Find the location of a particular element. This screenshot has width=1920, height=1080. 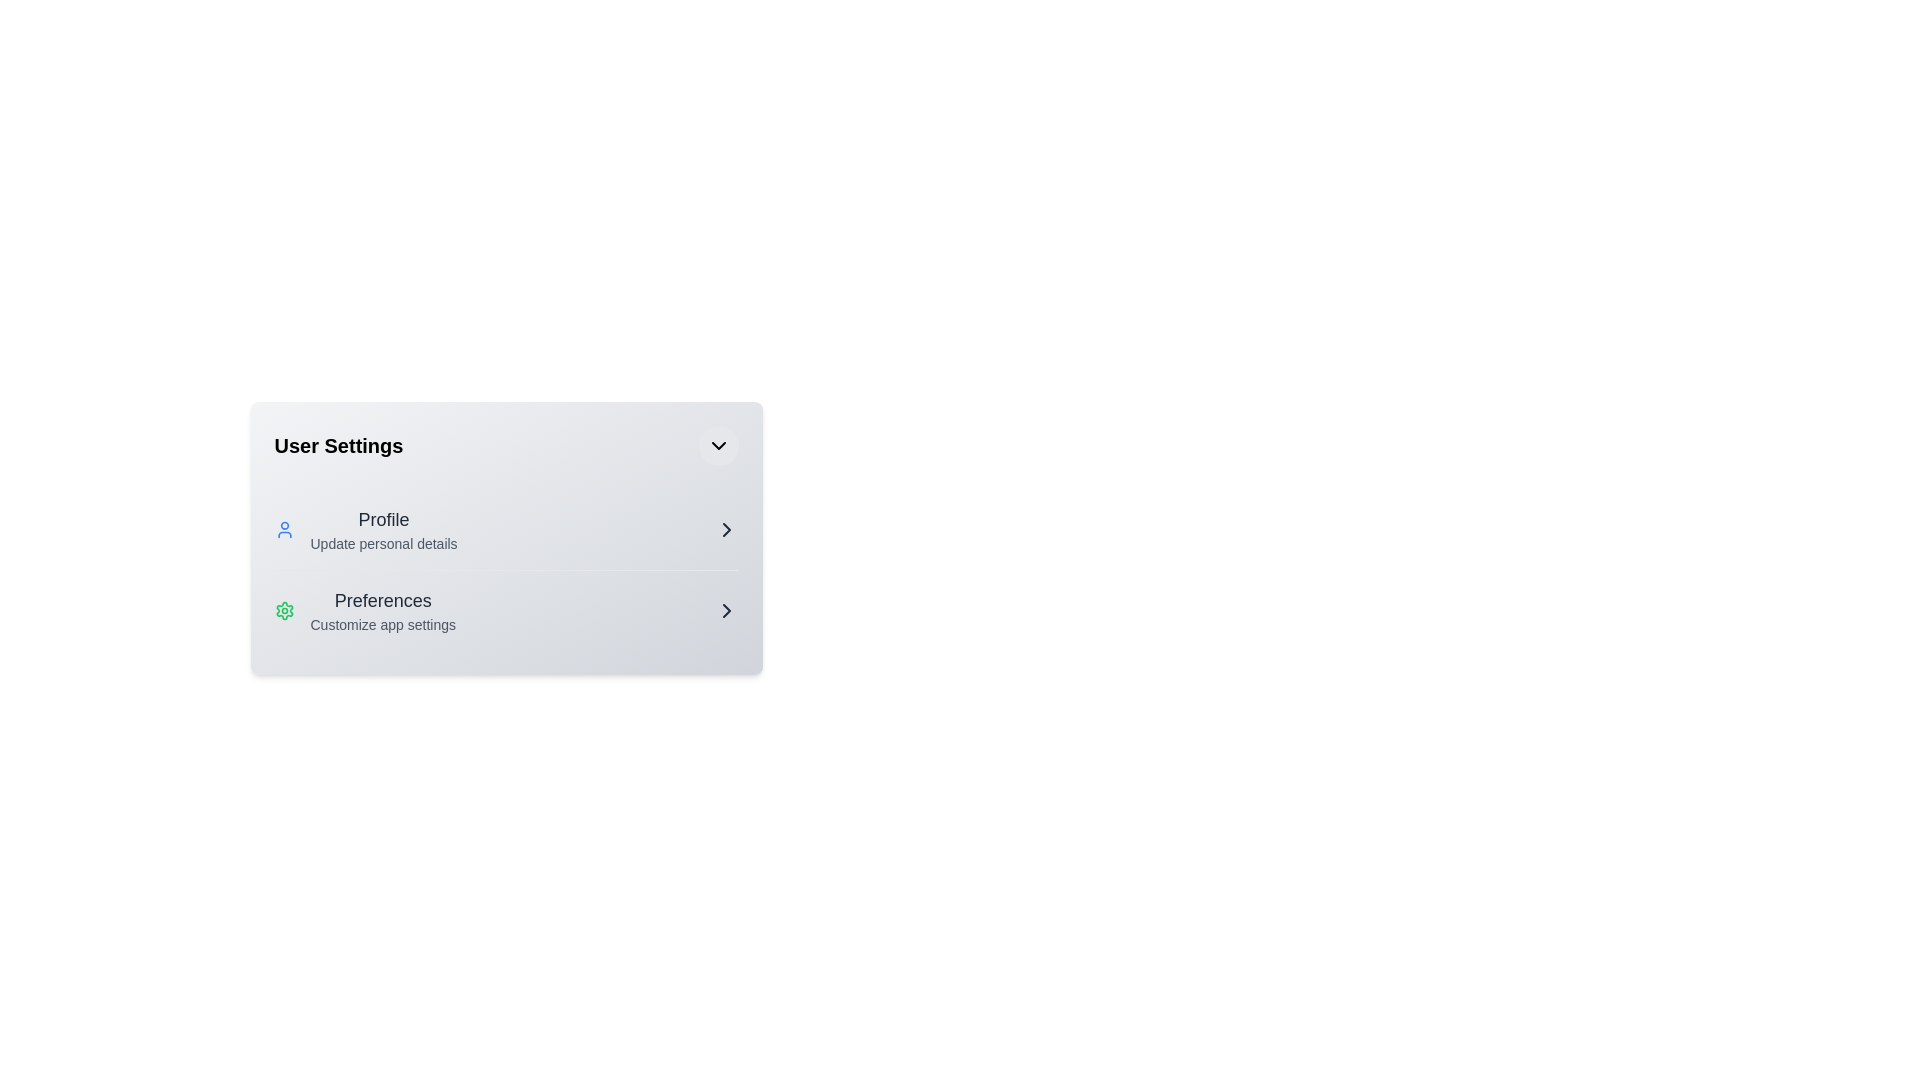

the second list item in the 'User Settings' panel, which allows access to application preferences or settings, located below 'Profile' is located at coordinates (365, 609).